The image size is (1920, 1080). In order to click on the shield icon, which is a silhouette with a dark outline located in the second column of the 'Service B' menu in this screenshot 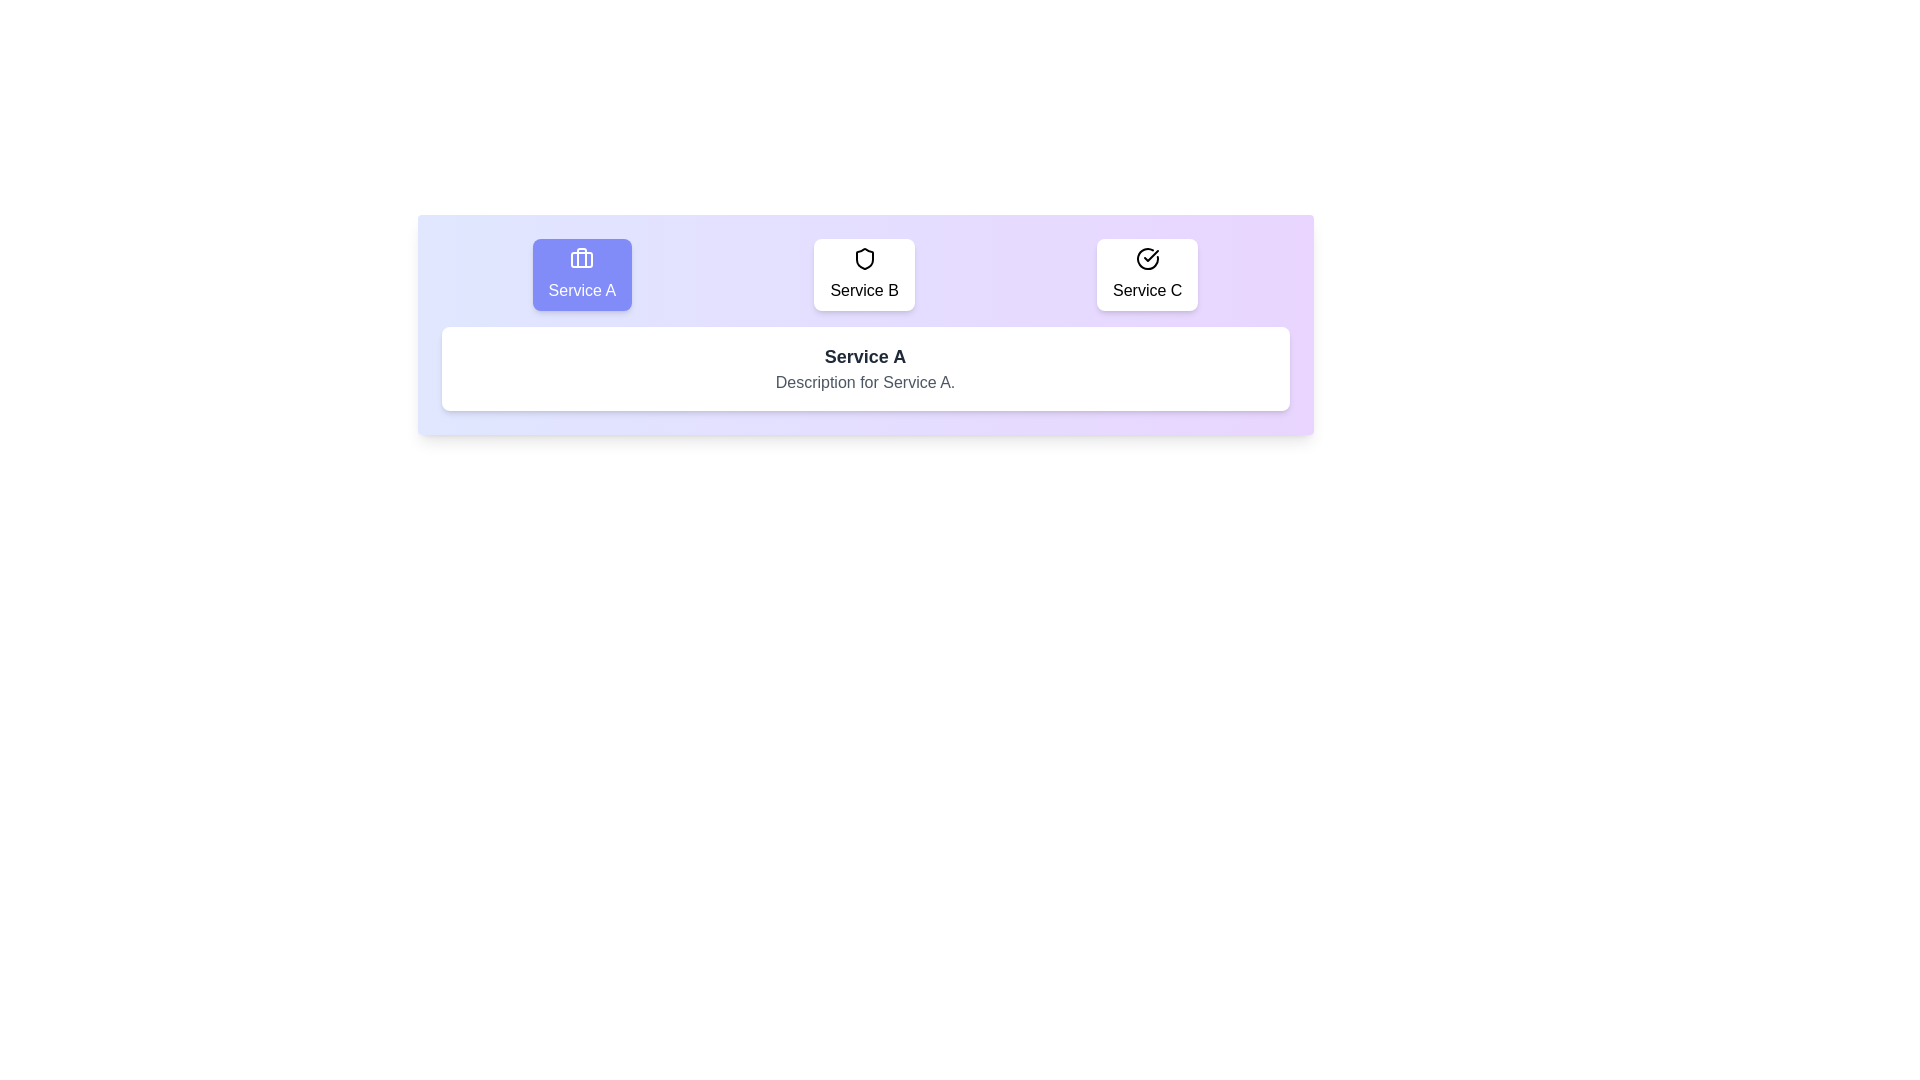, I will do `click(864, 257)`.